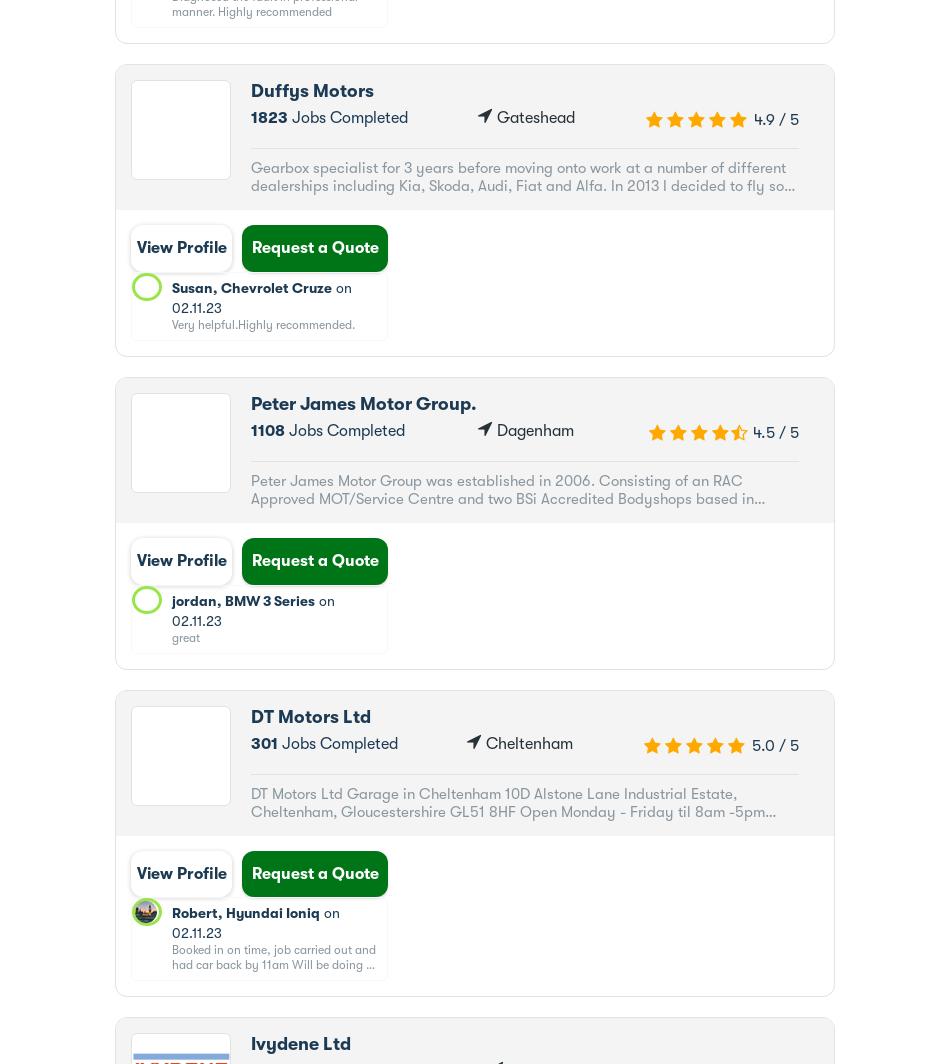 The height and width of the screenshot is (1064, 950). What do you see at coordinates (310, 715) in the screenshot?
I see `'DT Motors Ltd'` at bounding box center [310, 715].